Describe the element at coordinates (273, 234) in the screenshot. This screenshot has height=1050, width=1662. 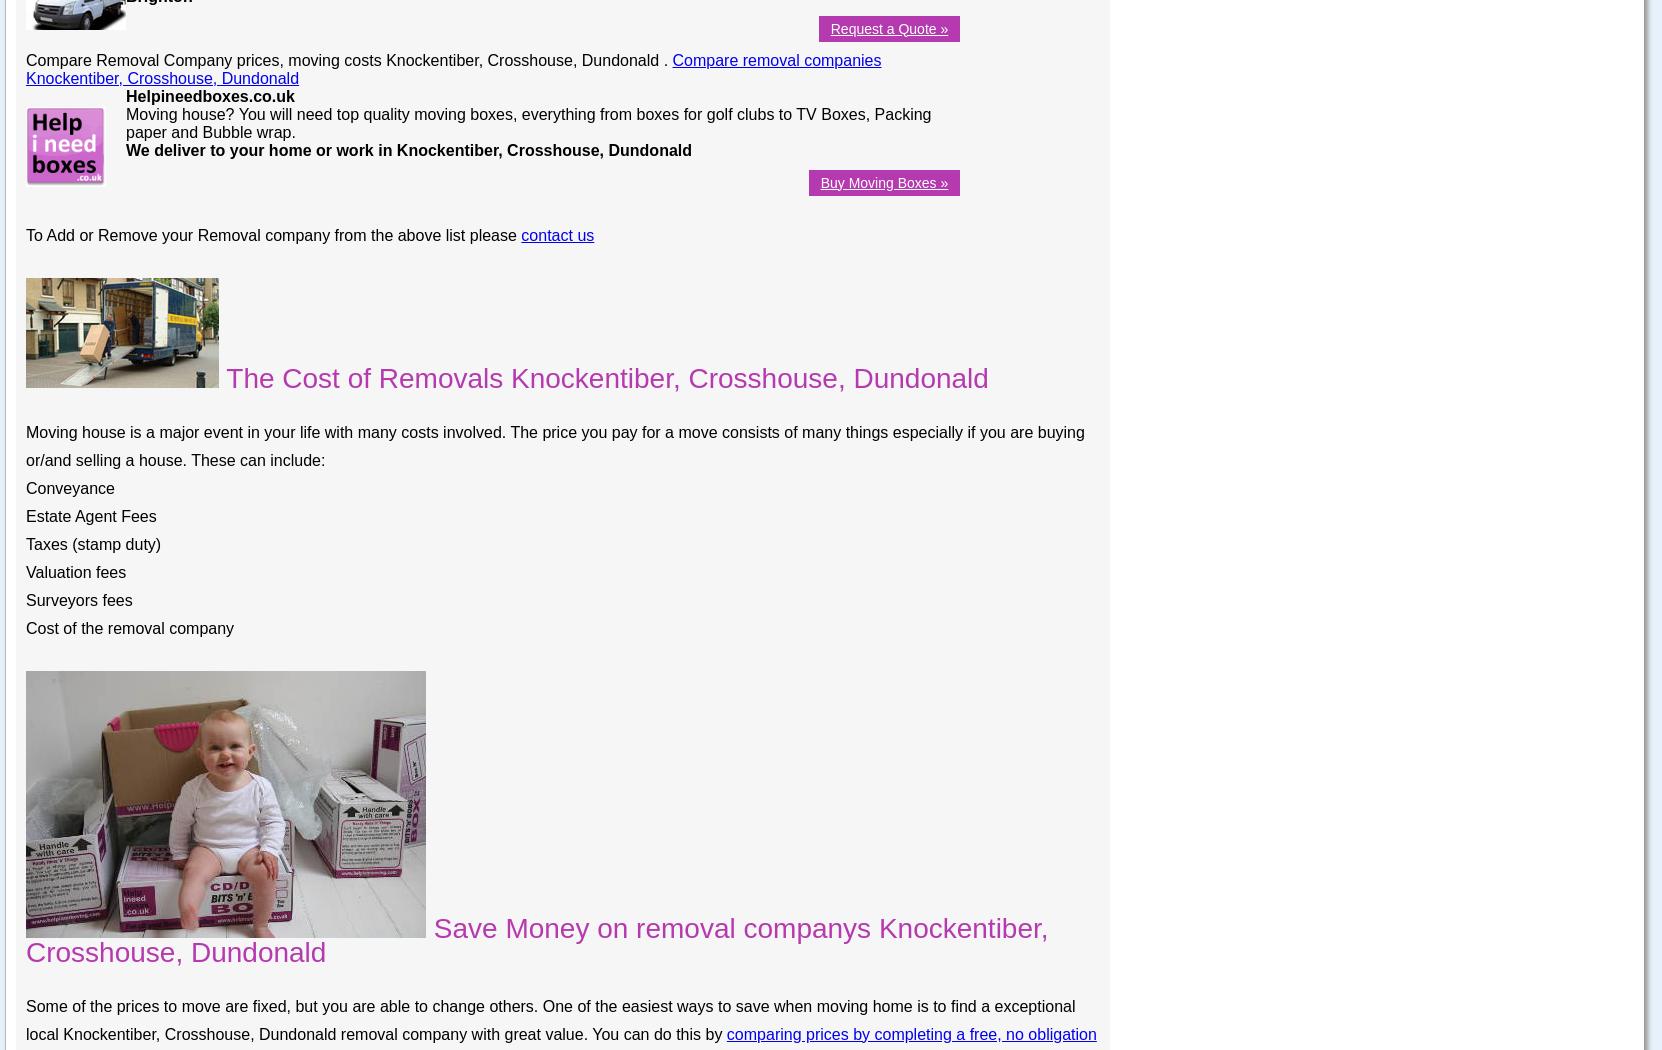
I see `'To Add or Remove your Removal company from the above list please'` at that location.